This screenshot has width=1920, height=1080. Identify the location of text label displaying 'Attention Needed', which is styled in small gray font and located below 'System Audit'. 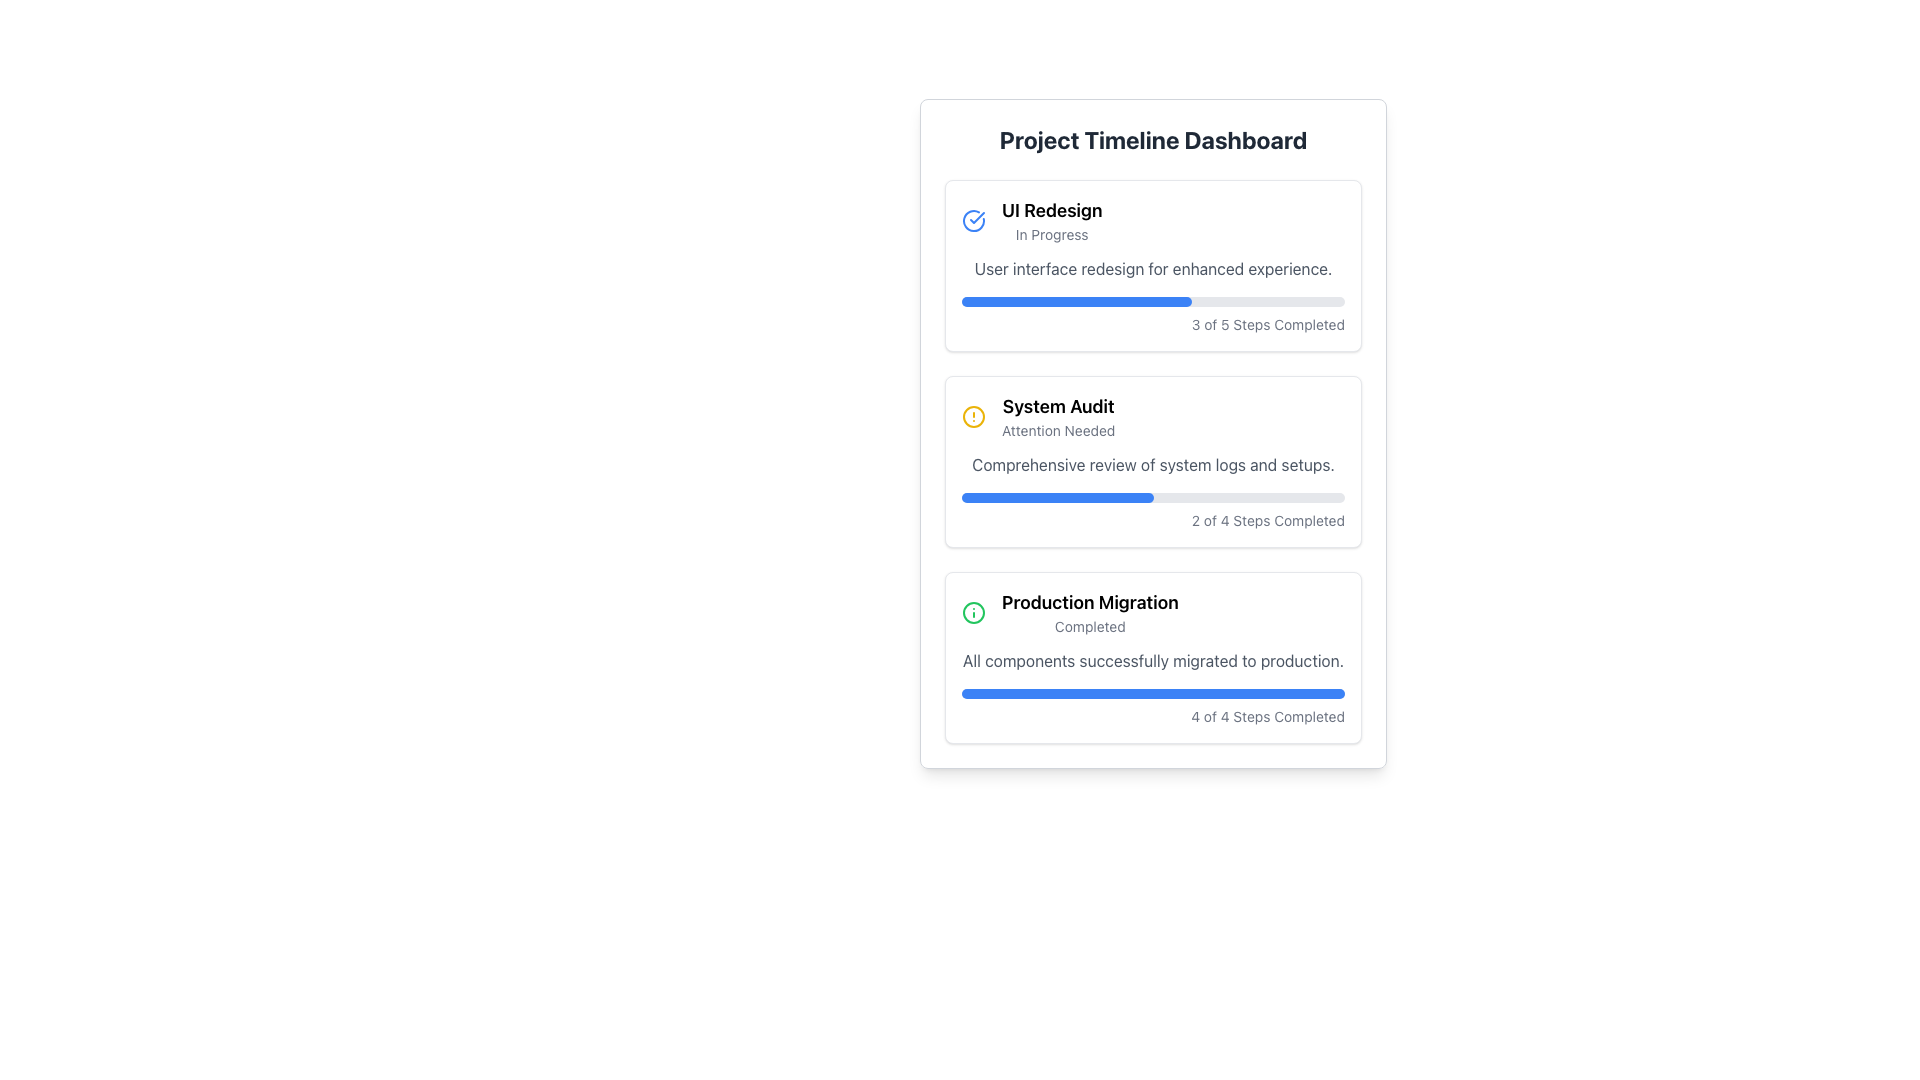
(1057, 430).